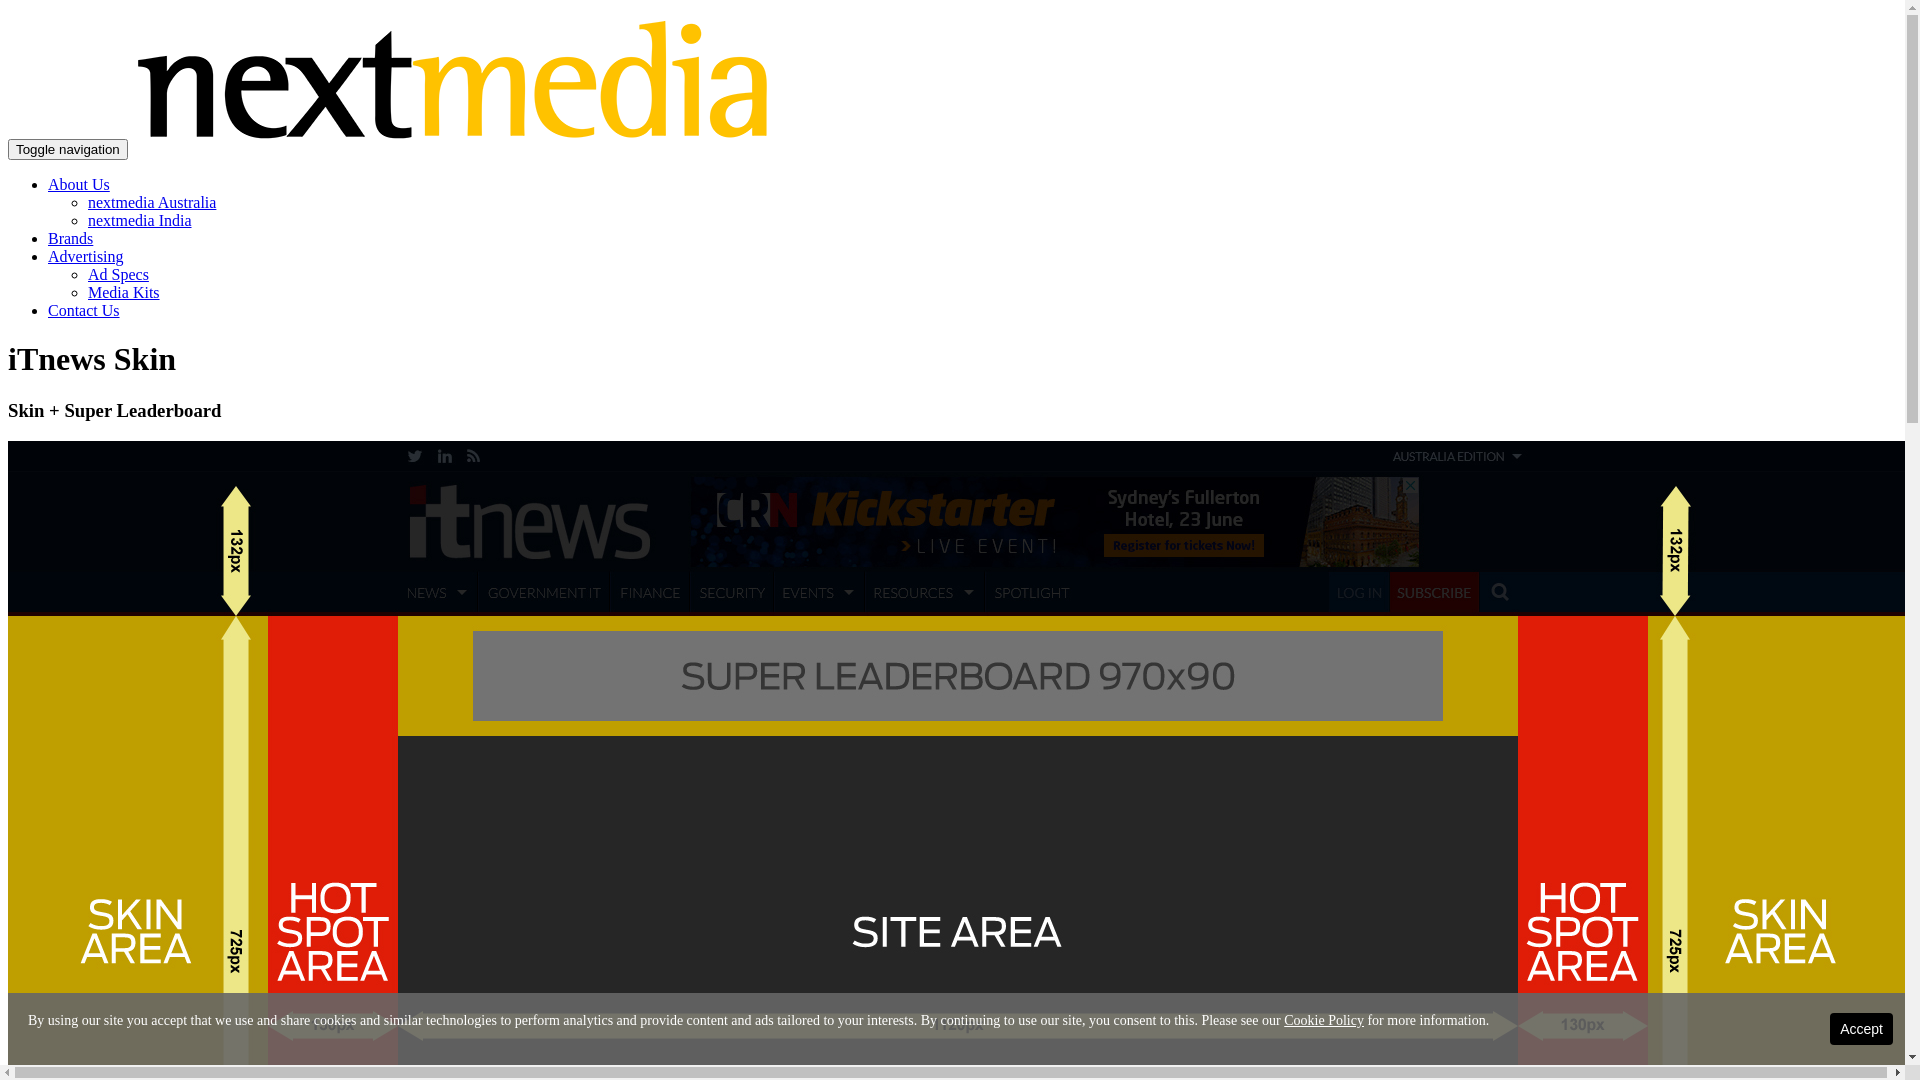  What do you see at coordinates (67, 148) in the screenshot?
I see `'Toggle navigation'` at bounding box center [67, 148].